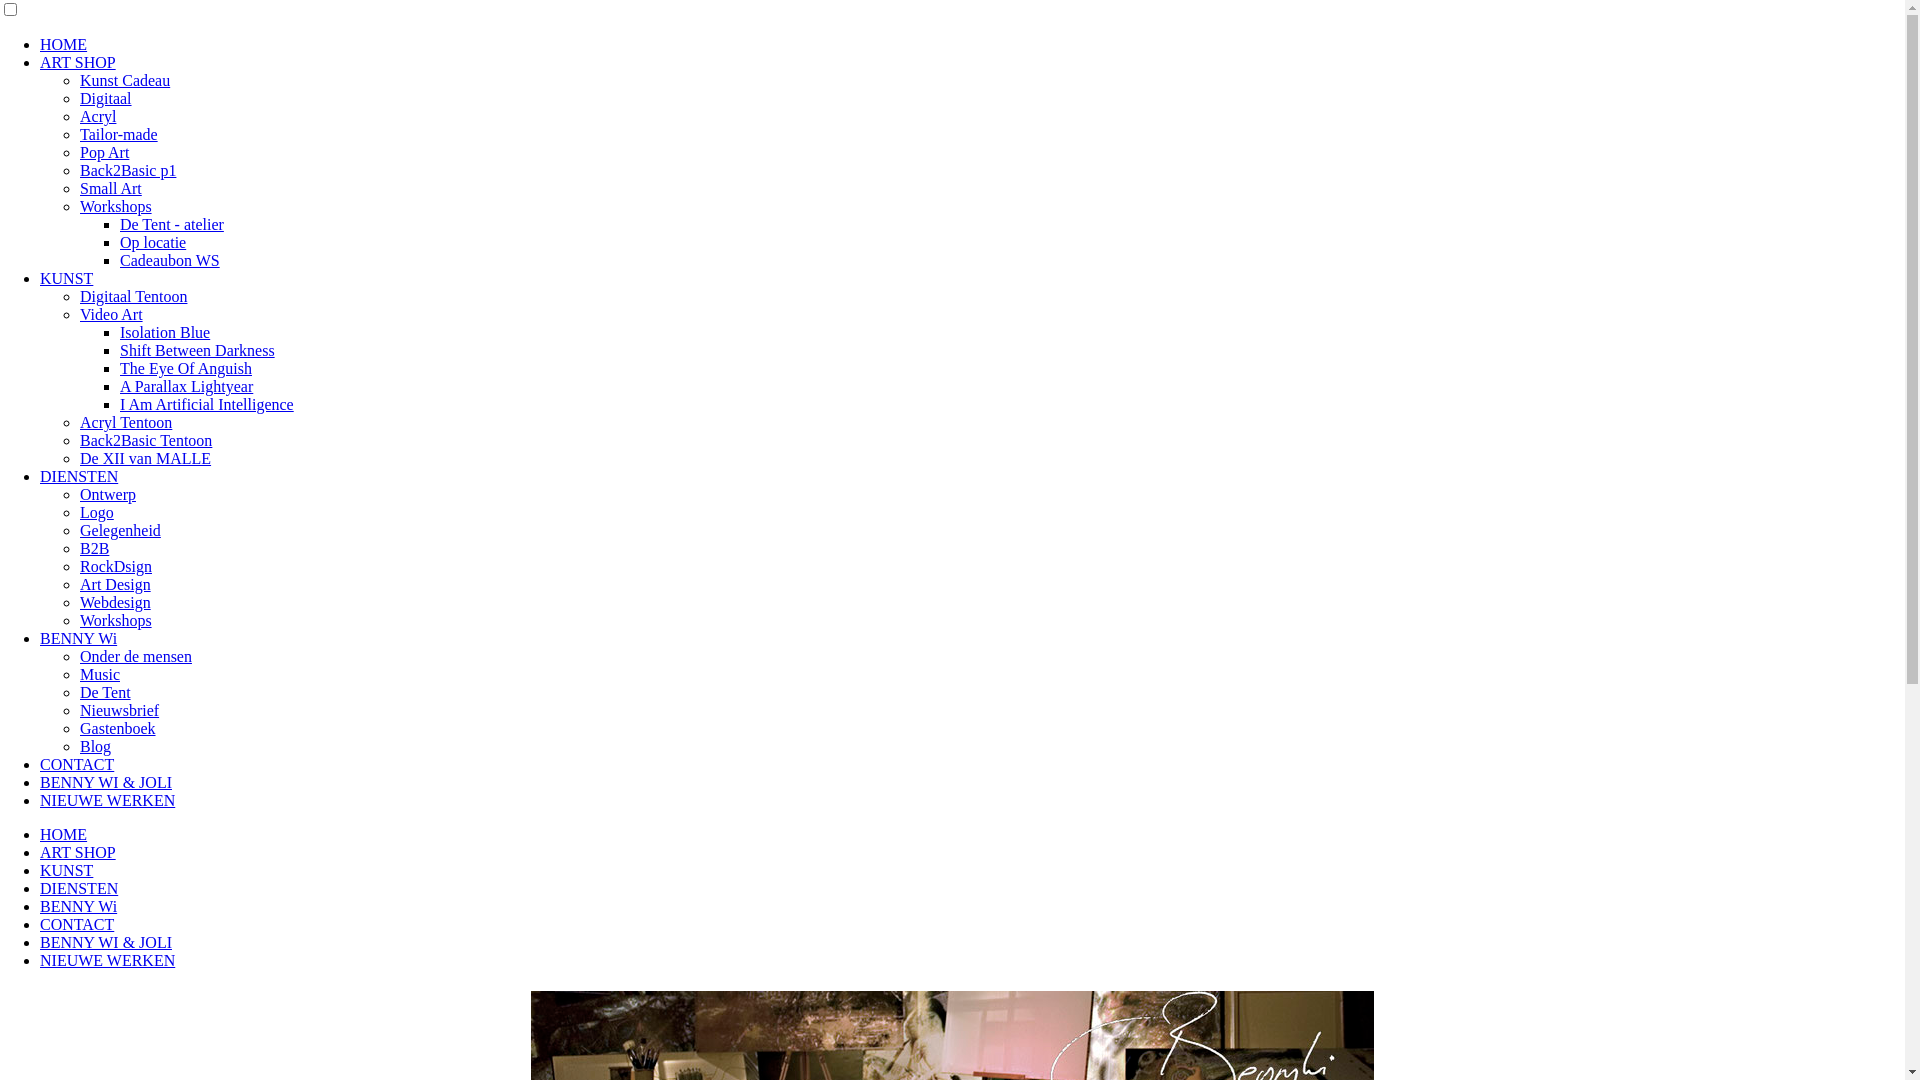 Image resolution: width=1920 pixels, height=1080 pixels. I want to click on 'De Tent', so click(104, 691).